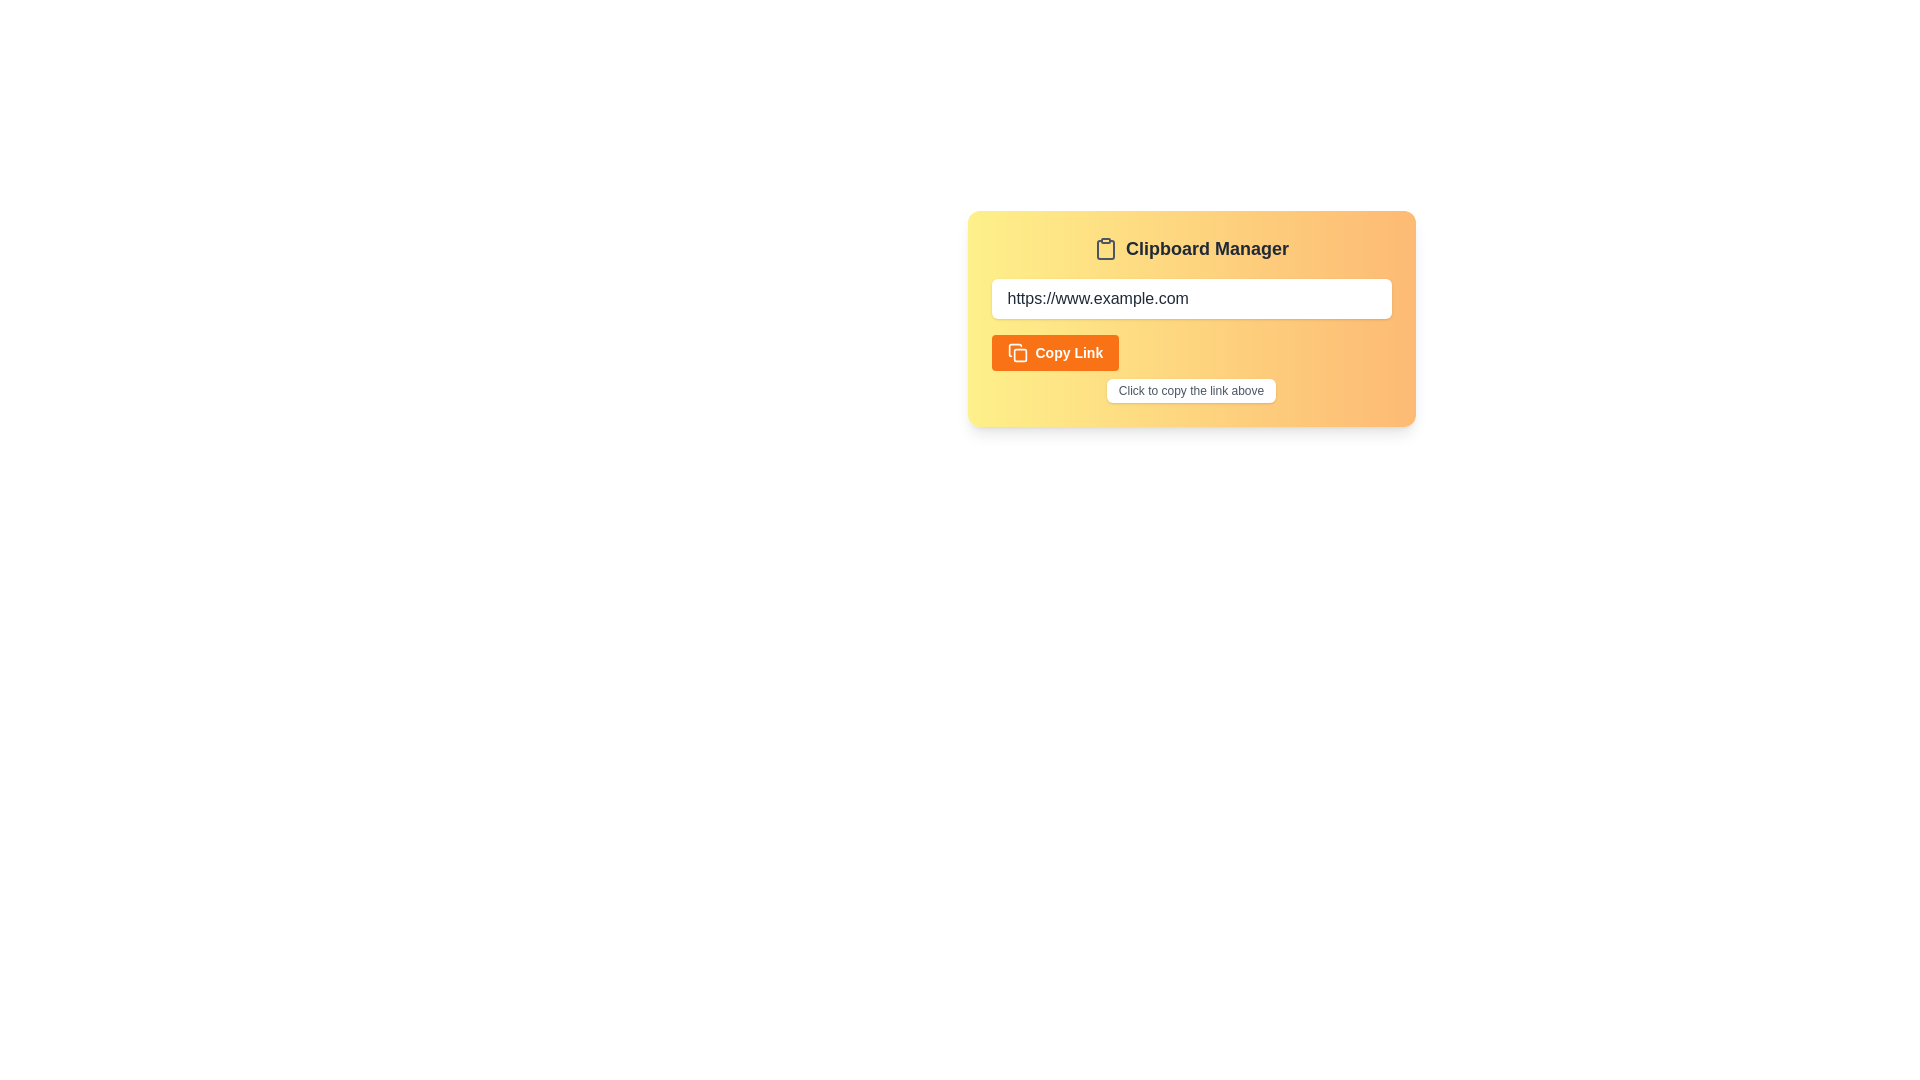  What do you see at coordinates (1191, 248) in the screenshot?
I see `the Text Label with Icon that serves as the header for Clipboard Management, located at the top of the card with a gradient background from yellow to orange` at bounding box center [1191, 248].